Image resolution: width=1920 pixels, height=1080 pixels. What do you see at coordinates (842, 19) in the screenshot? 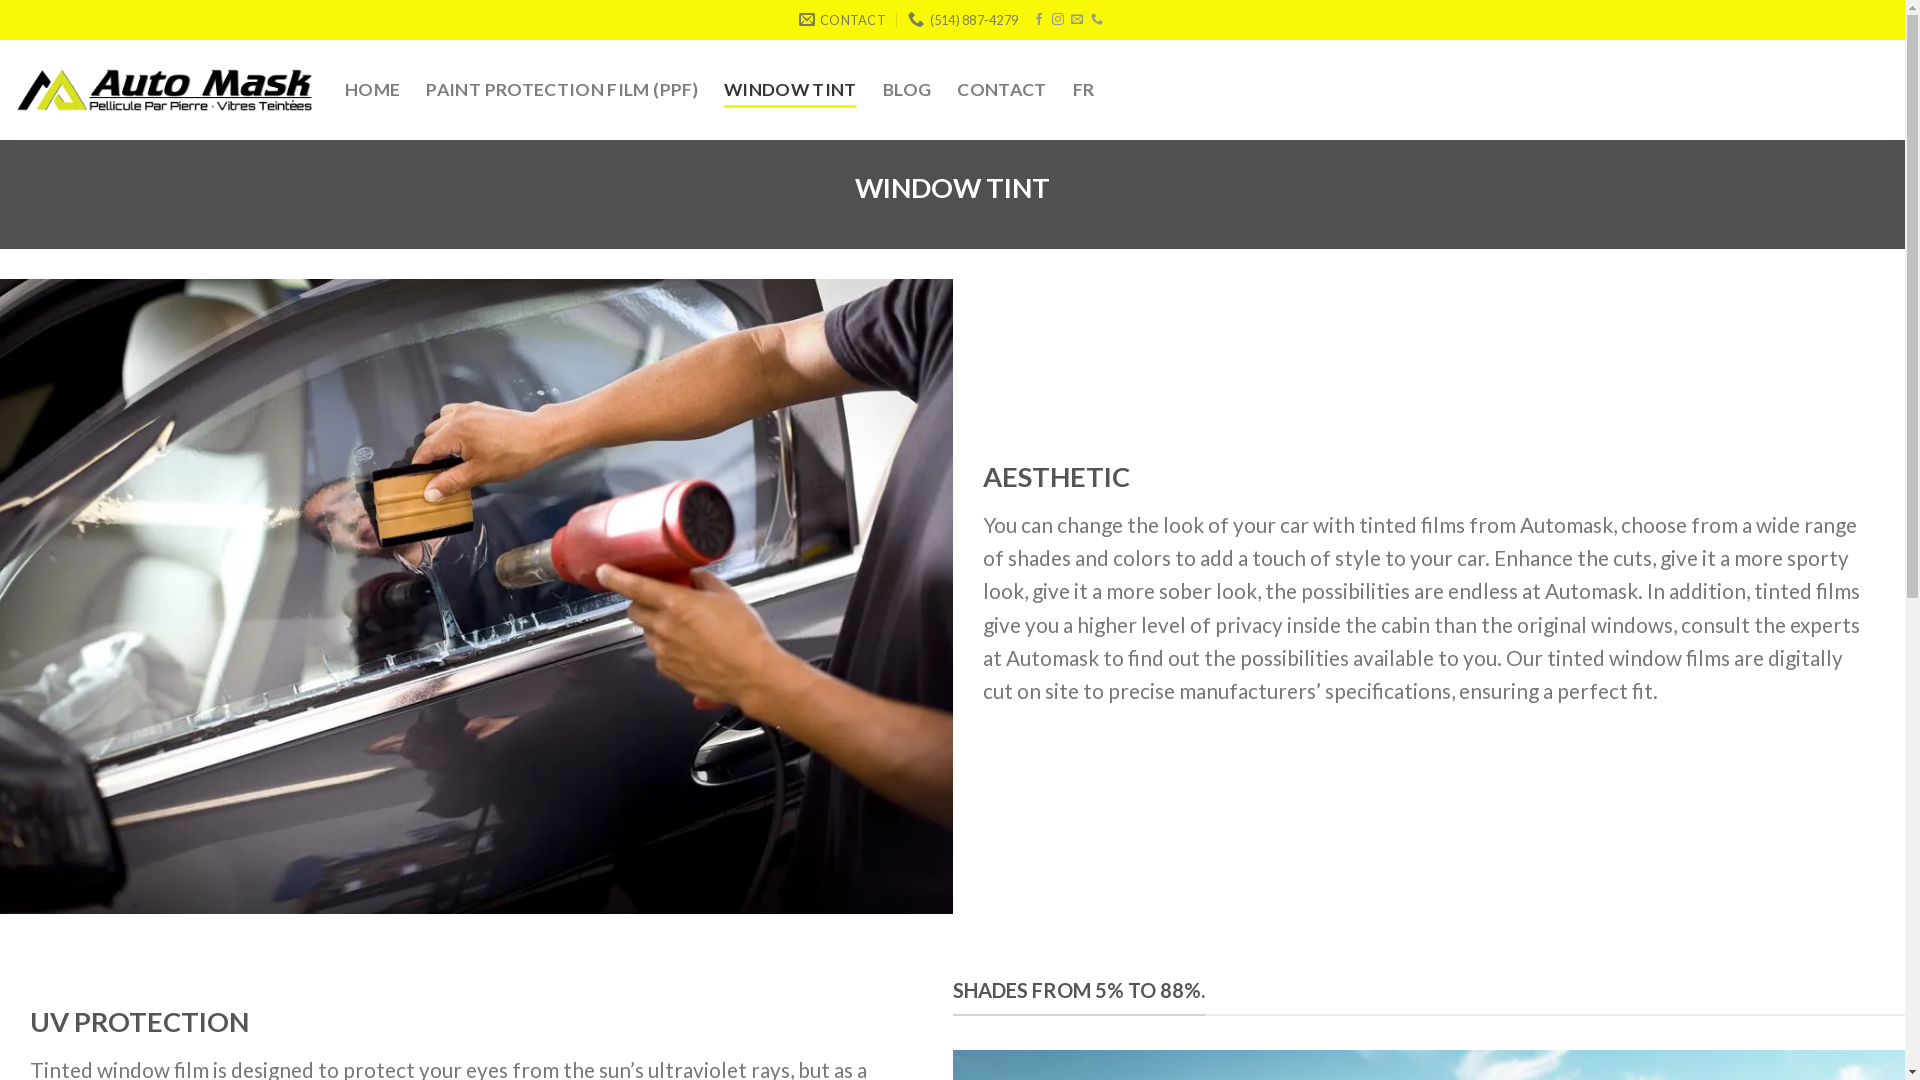
I see `'CONTACT'` at bounding box center [842, 19].